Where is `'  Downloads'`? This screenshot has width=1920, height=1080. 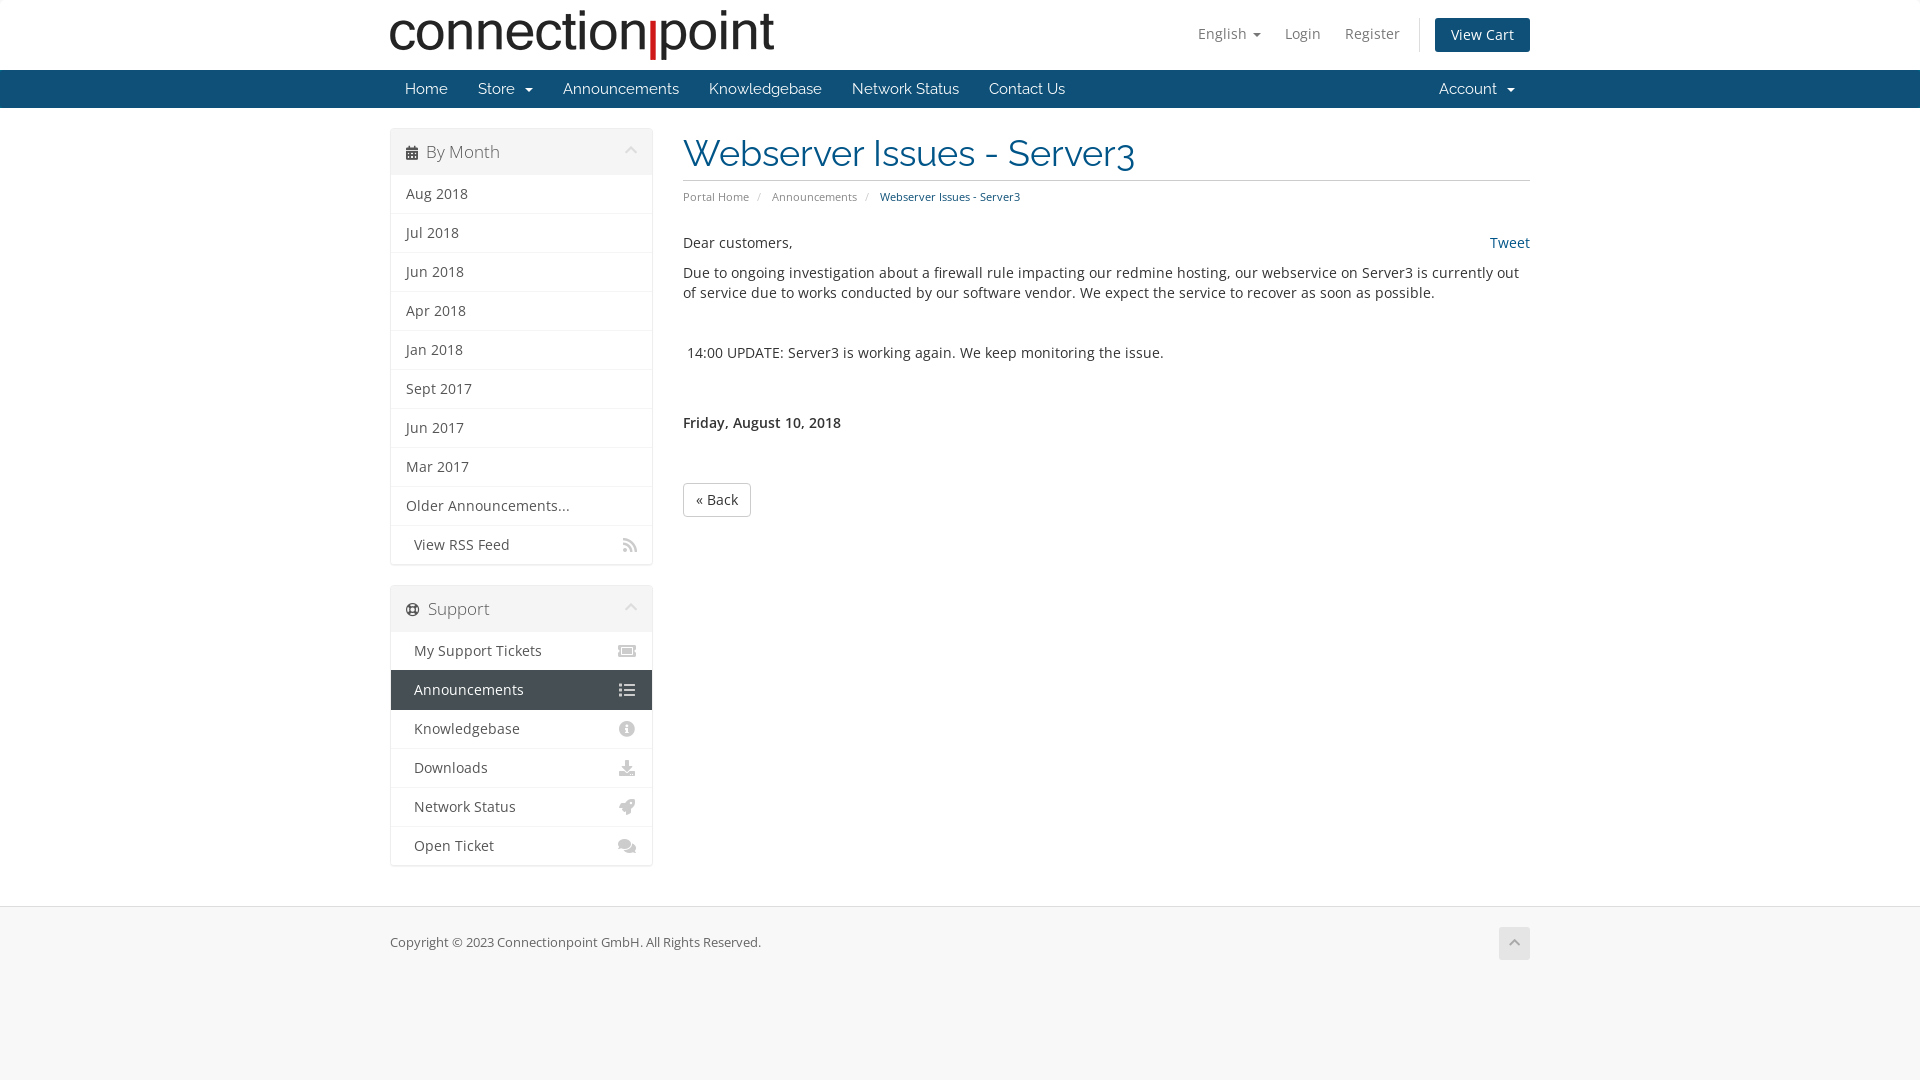
'  Downloads' is located at coordinates (521, 766).